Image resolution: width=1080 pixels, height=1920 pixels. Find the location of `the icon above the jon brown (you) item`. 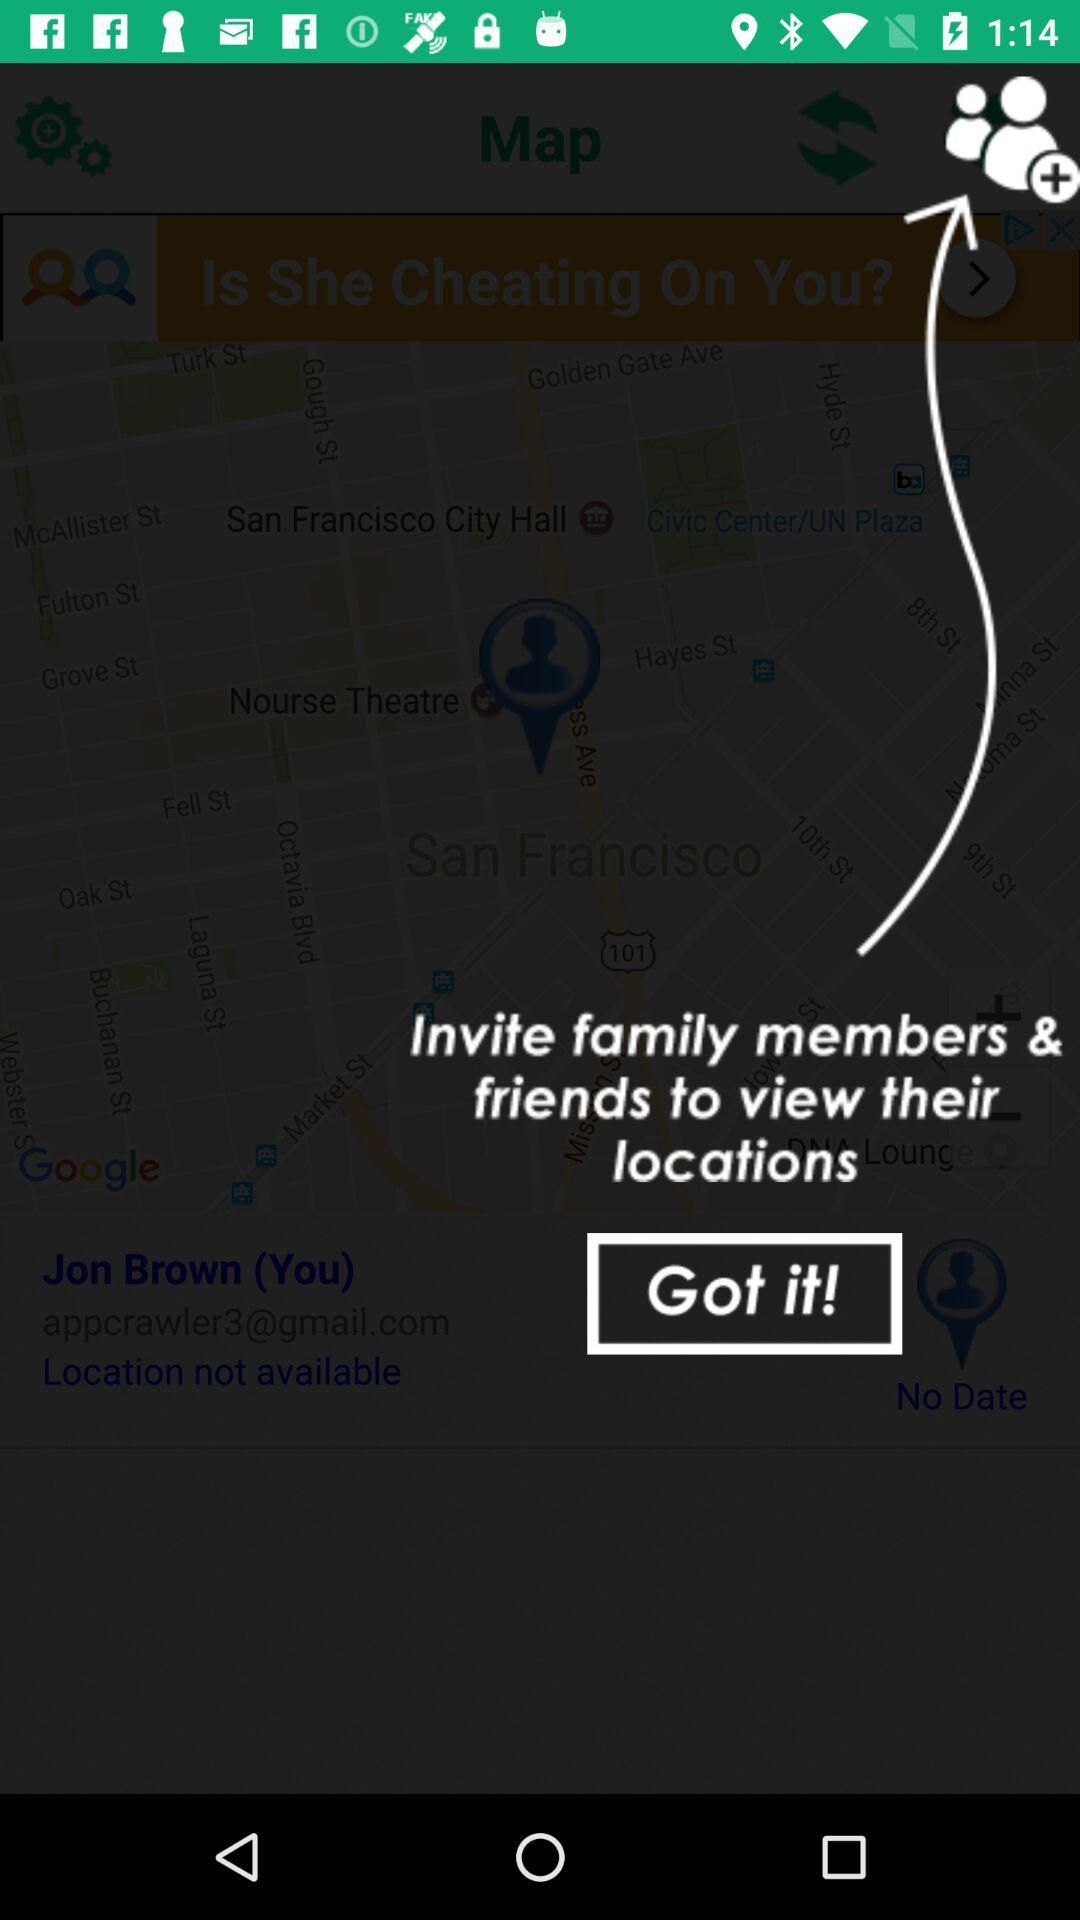

the icon above the jon brown (you) item is located at coordinates (540, 776).